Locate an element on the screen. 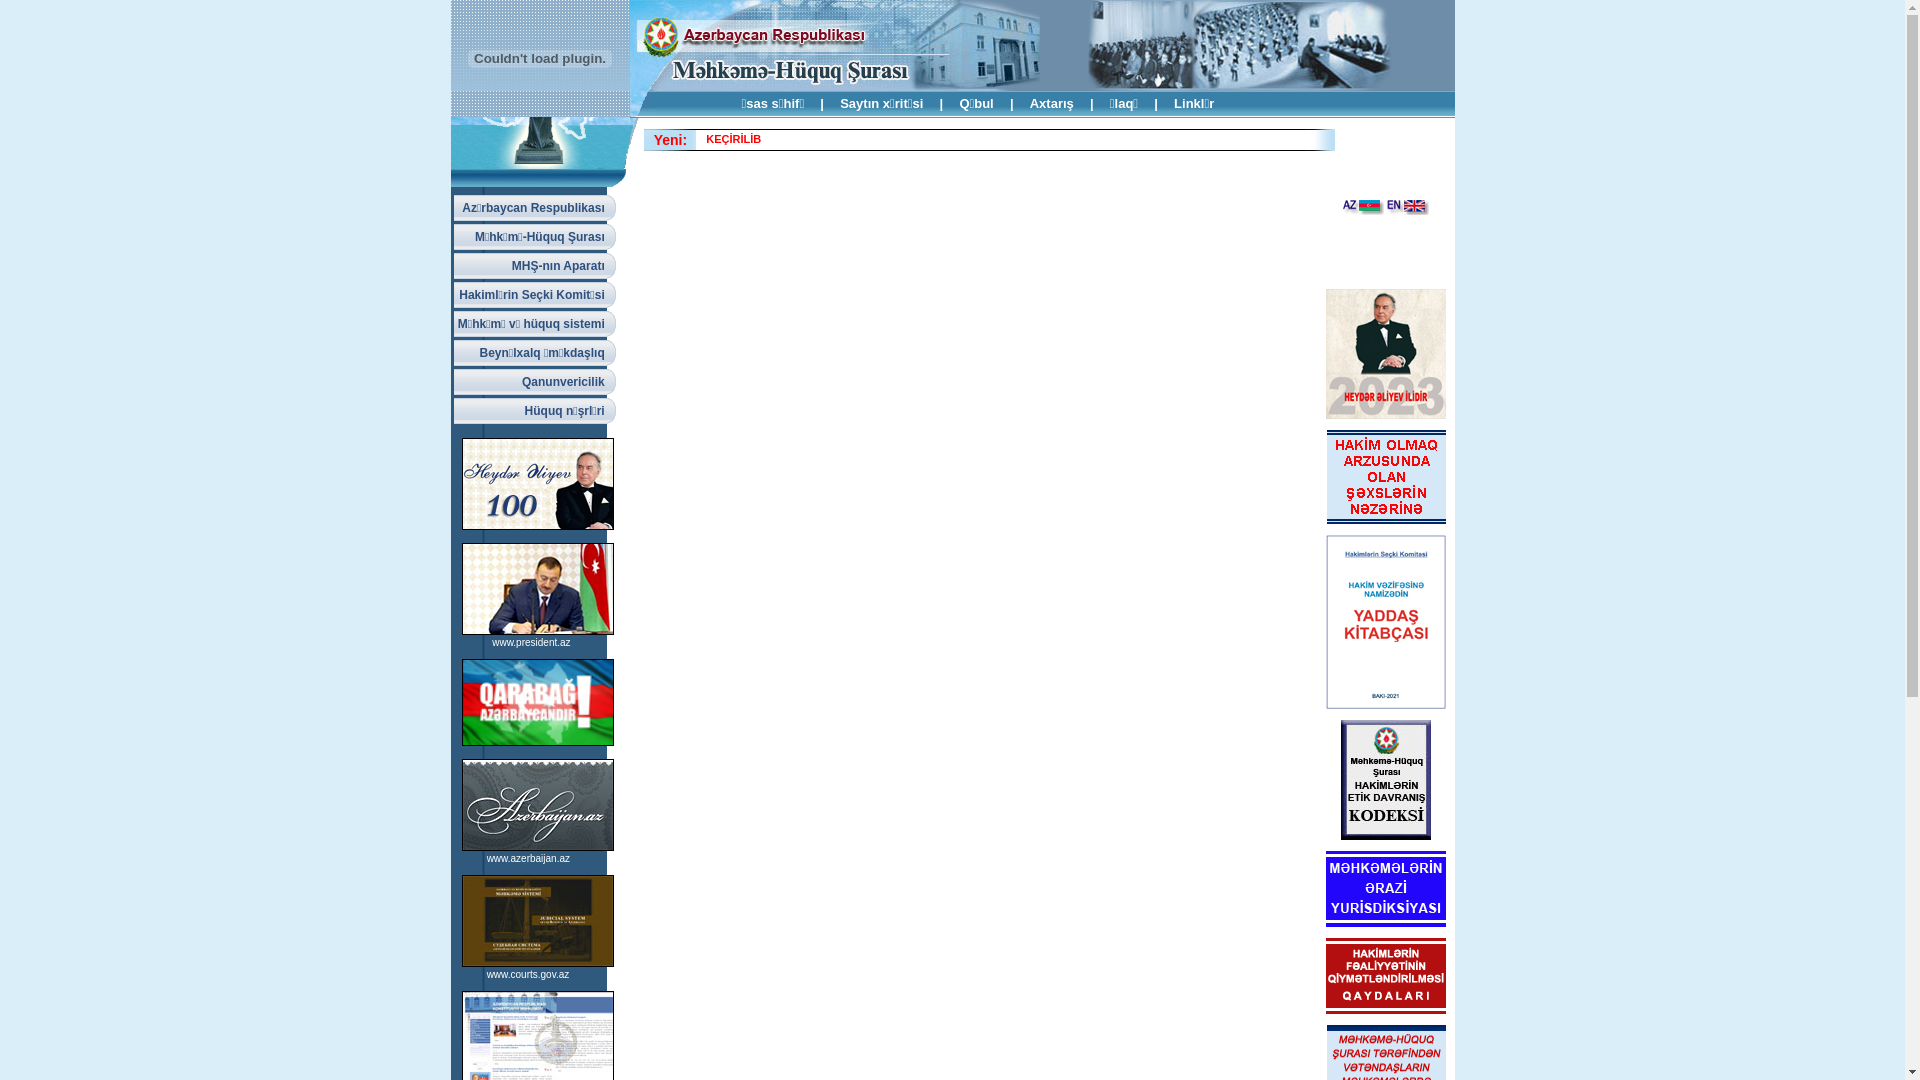 Image resolution: width=1920 pixels, height=1080 pixels. 'www.azerbaijan.az' is located at coordinates (528, 857).